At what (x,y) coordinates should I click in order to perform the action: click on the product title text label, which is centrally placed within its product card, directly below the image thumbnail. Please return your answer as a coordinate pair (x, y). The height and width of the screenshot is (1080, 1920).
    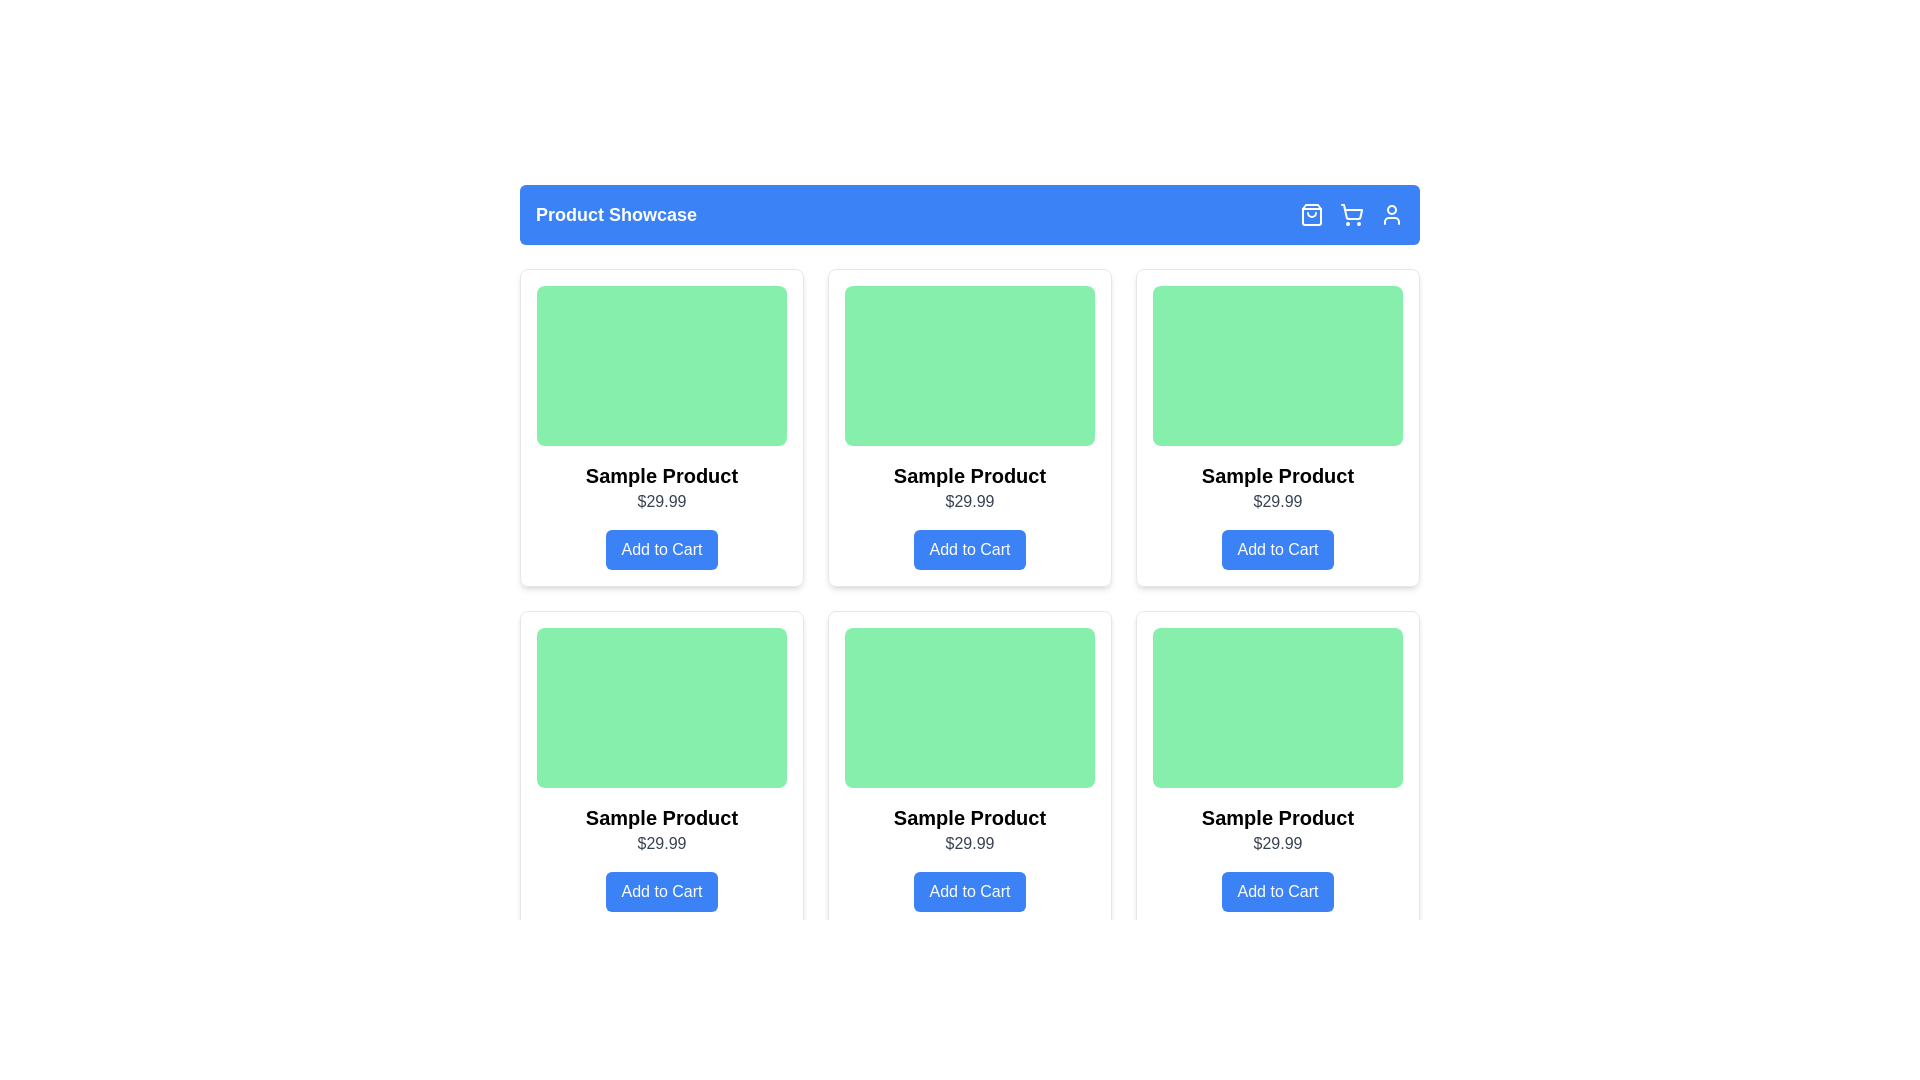
    Looking at the image, I should click on (969, 475).